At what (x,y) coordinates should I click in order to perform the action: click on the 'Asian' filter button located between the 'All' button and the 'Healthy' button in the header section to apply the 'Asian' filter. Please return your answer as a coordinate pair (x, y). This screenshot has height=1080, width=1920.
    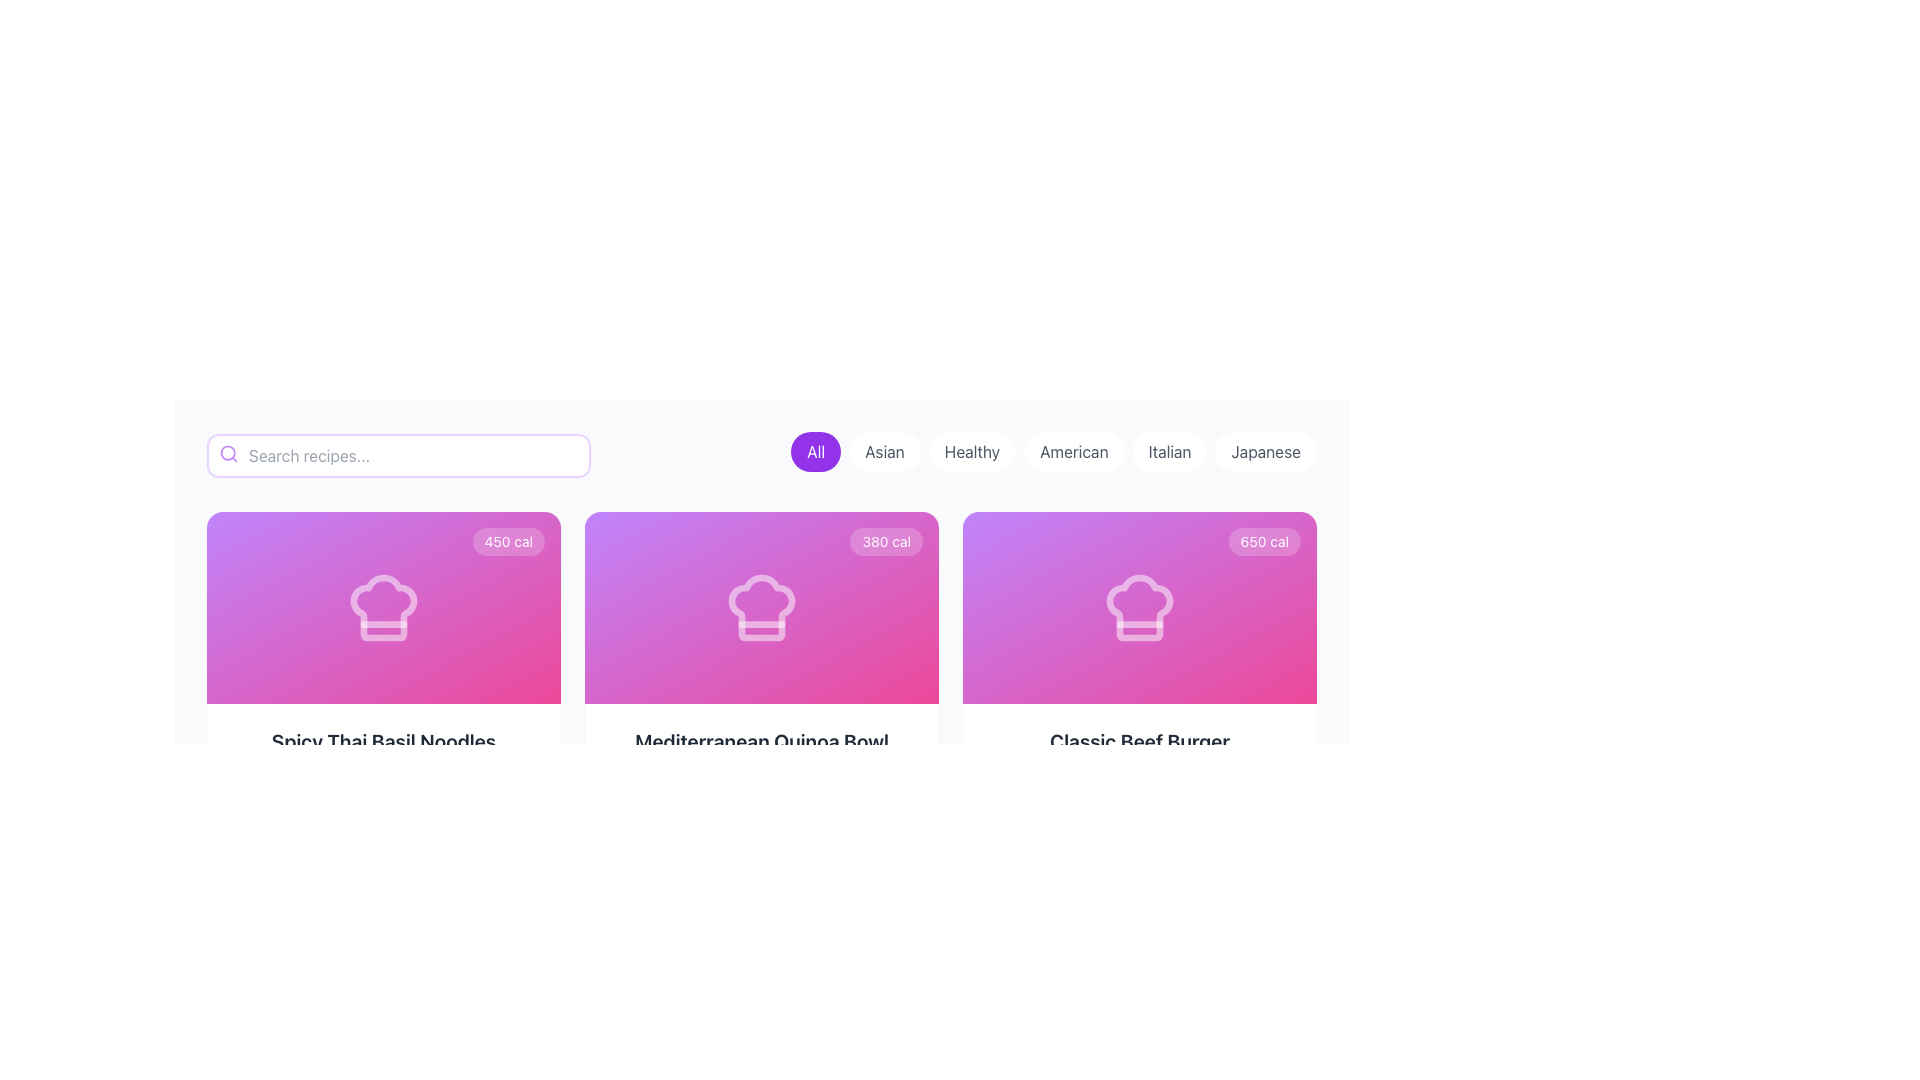
    Looking at the image, I should click on (883, 451).